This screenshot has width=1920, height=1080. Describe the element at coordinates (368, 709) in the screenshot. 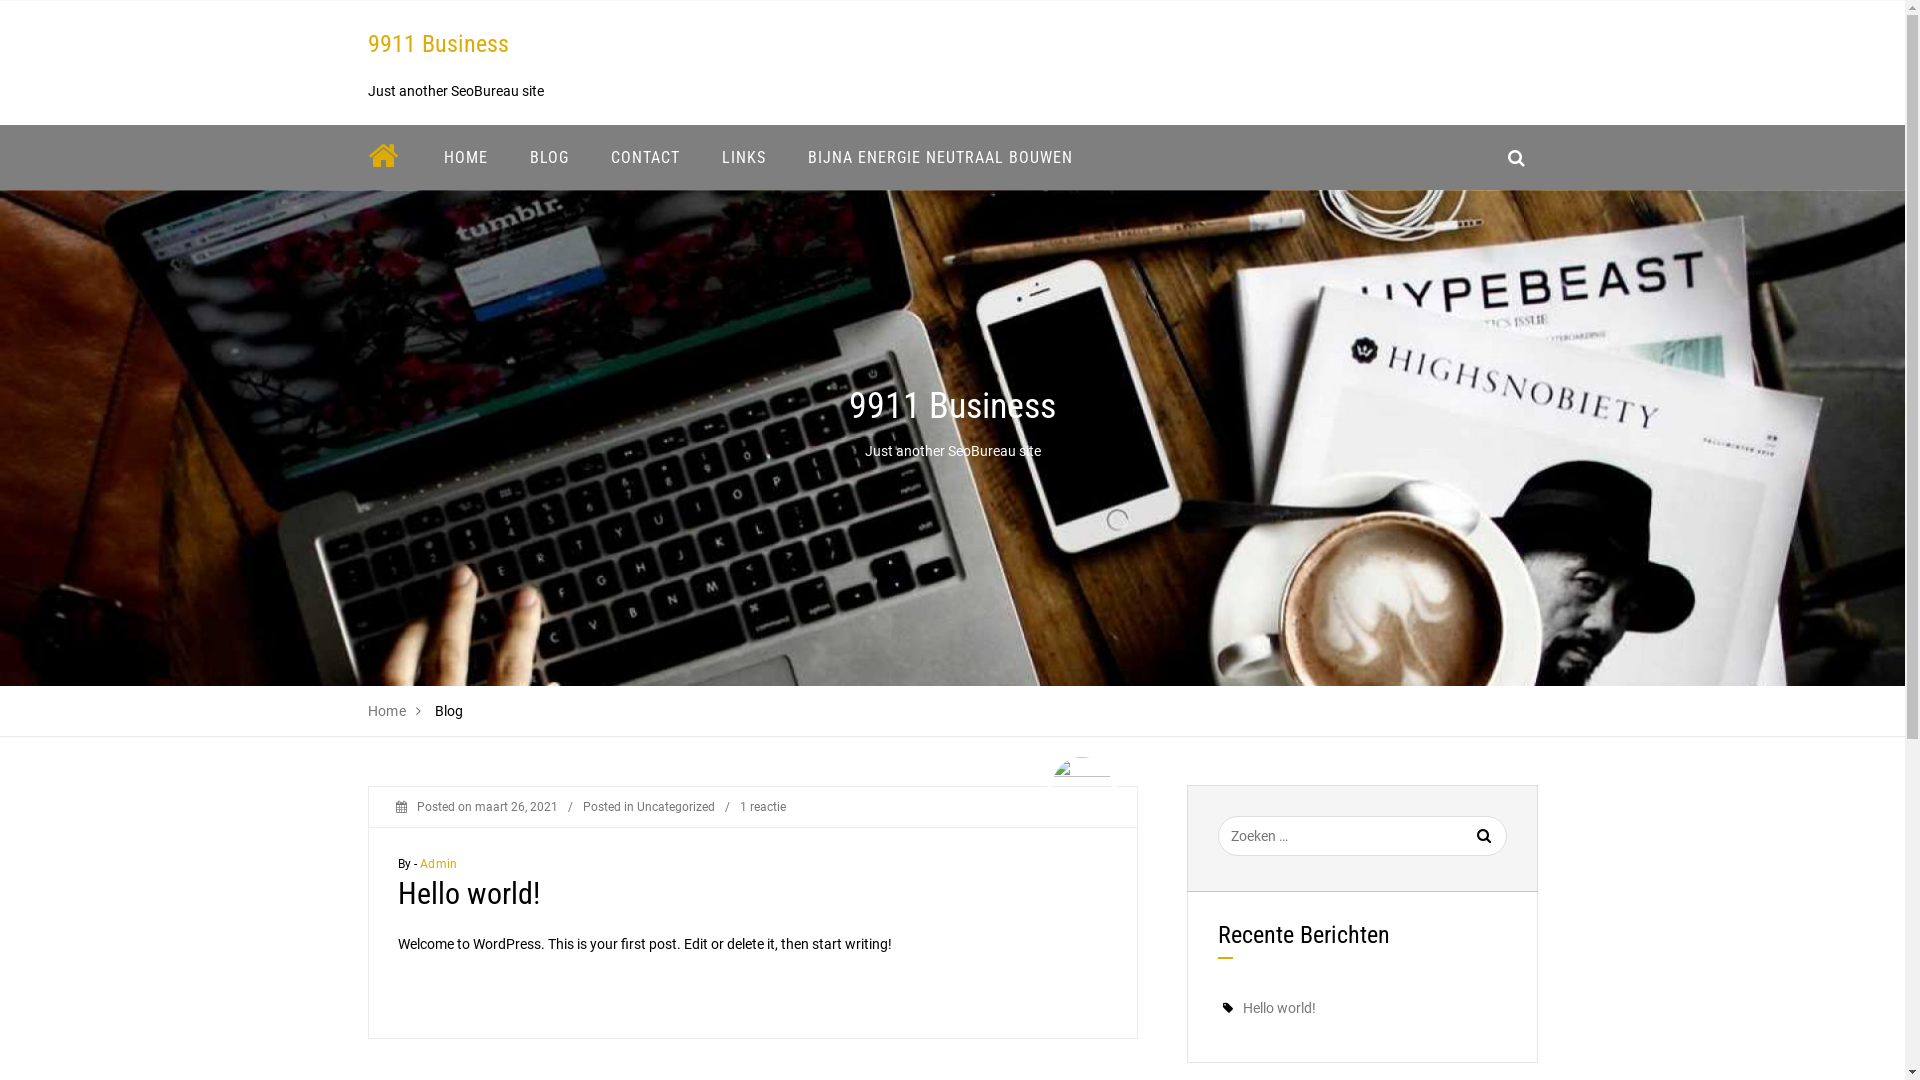

I see `'Home'` at that location.